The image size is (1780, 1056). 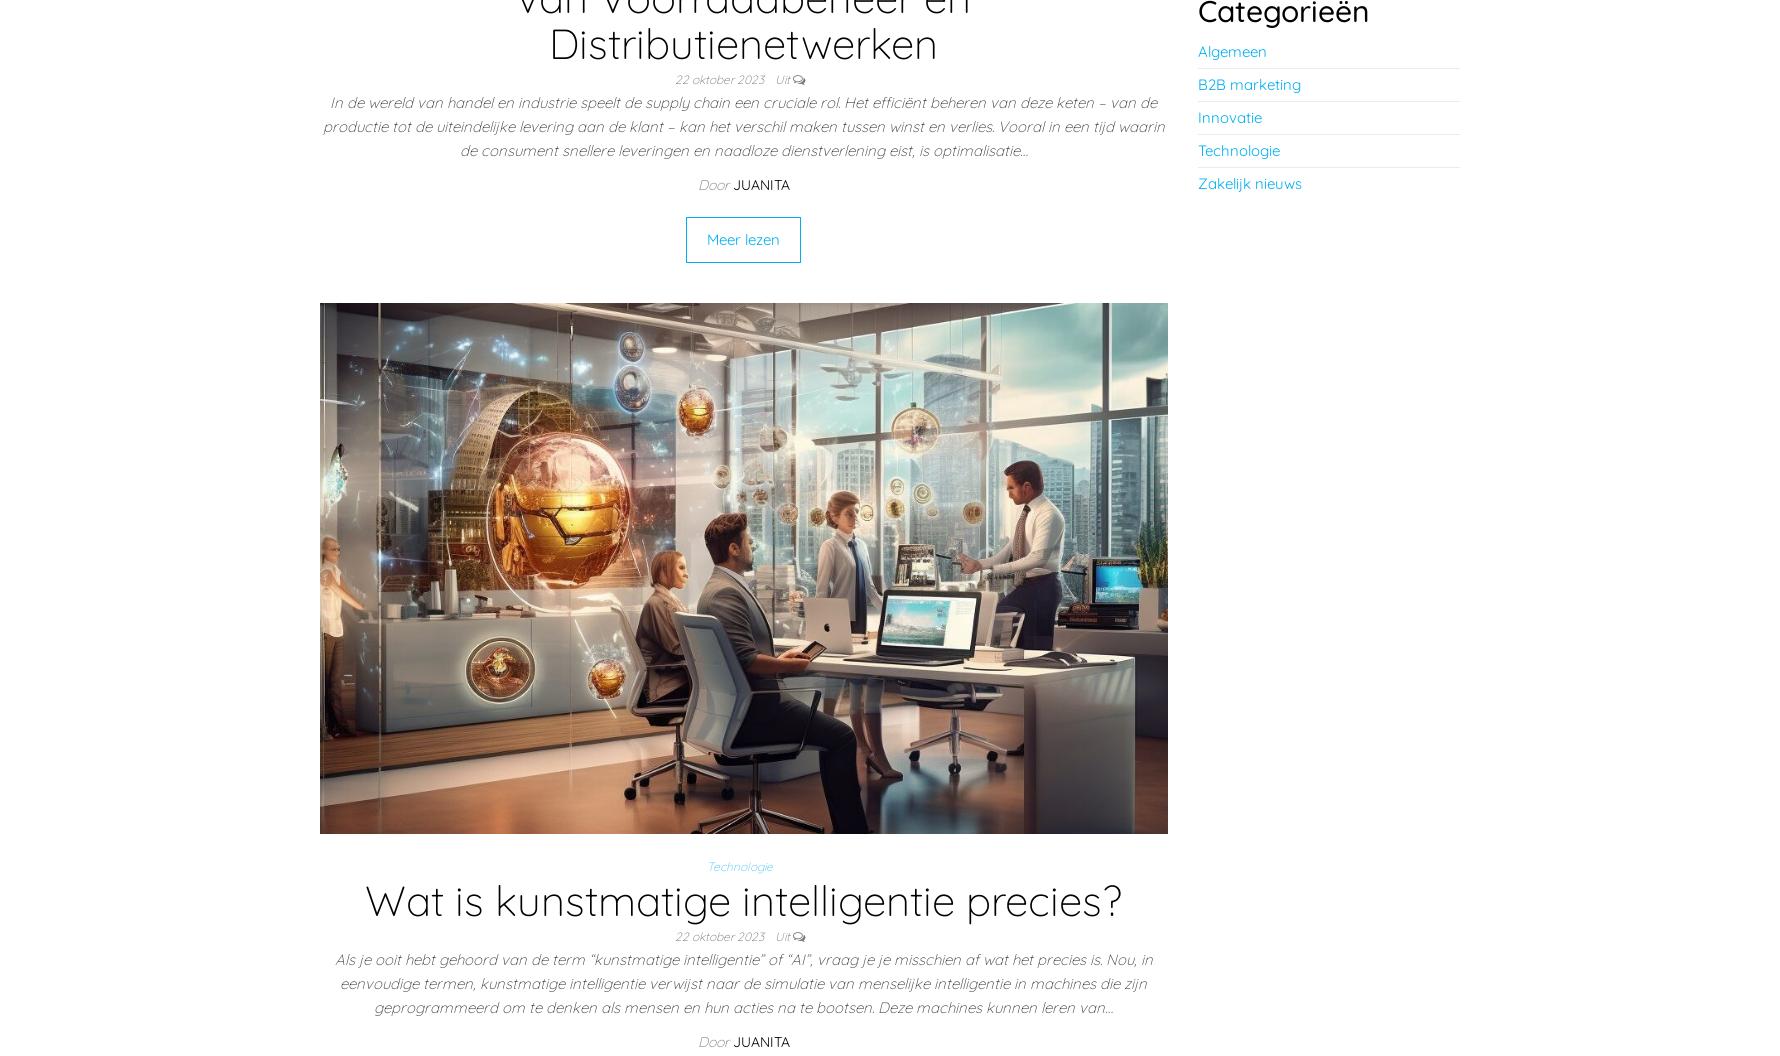 I want to click on 'B2B marketing', so click(x=1248, y=83).